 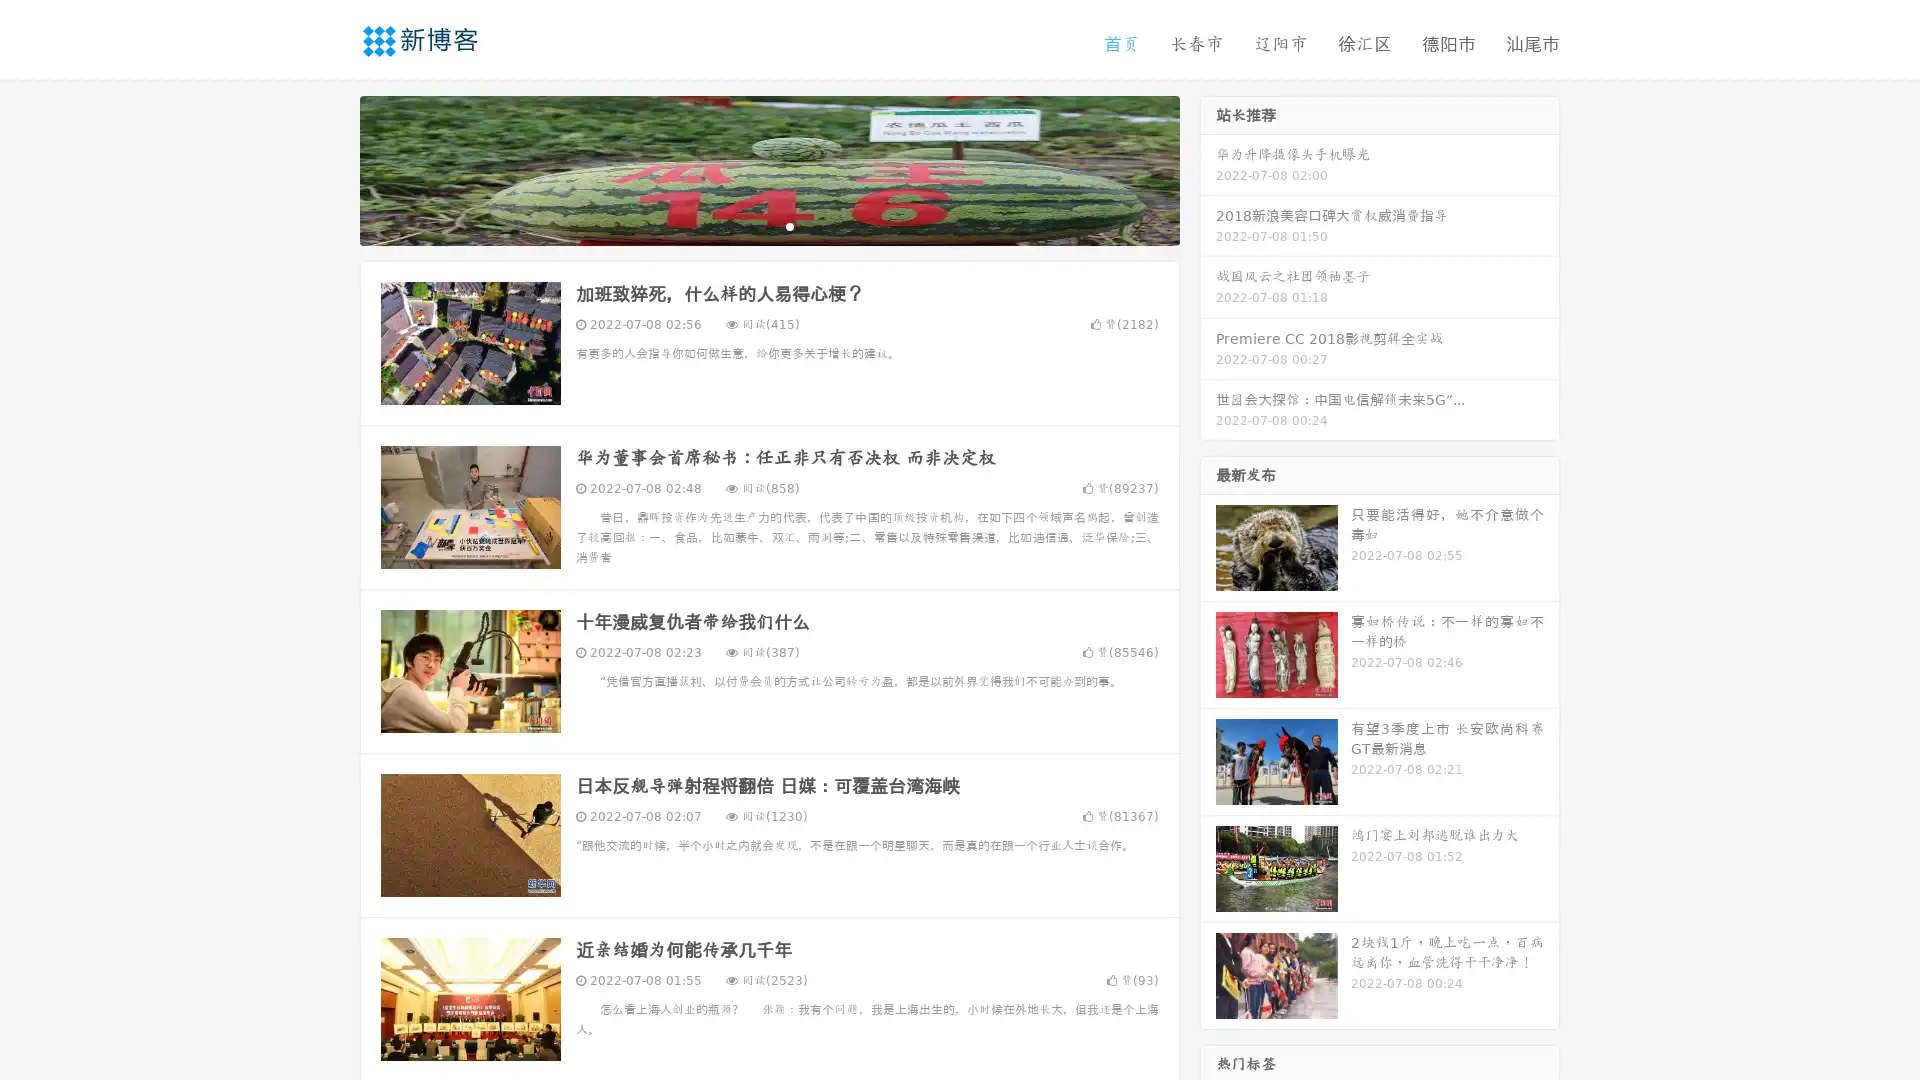 I want to click on Next slide, so click(x=1208, y=168).